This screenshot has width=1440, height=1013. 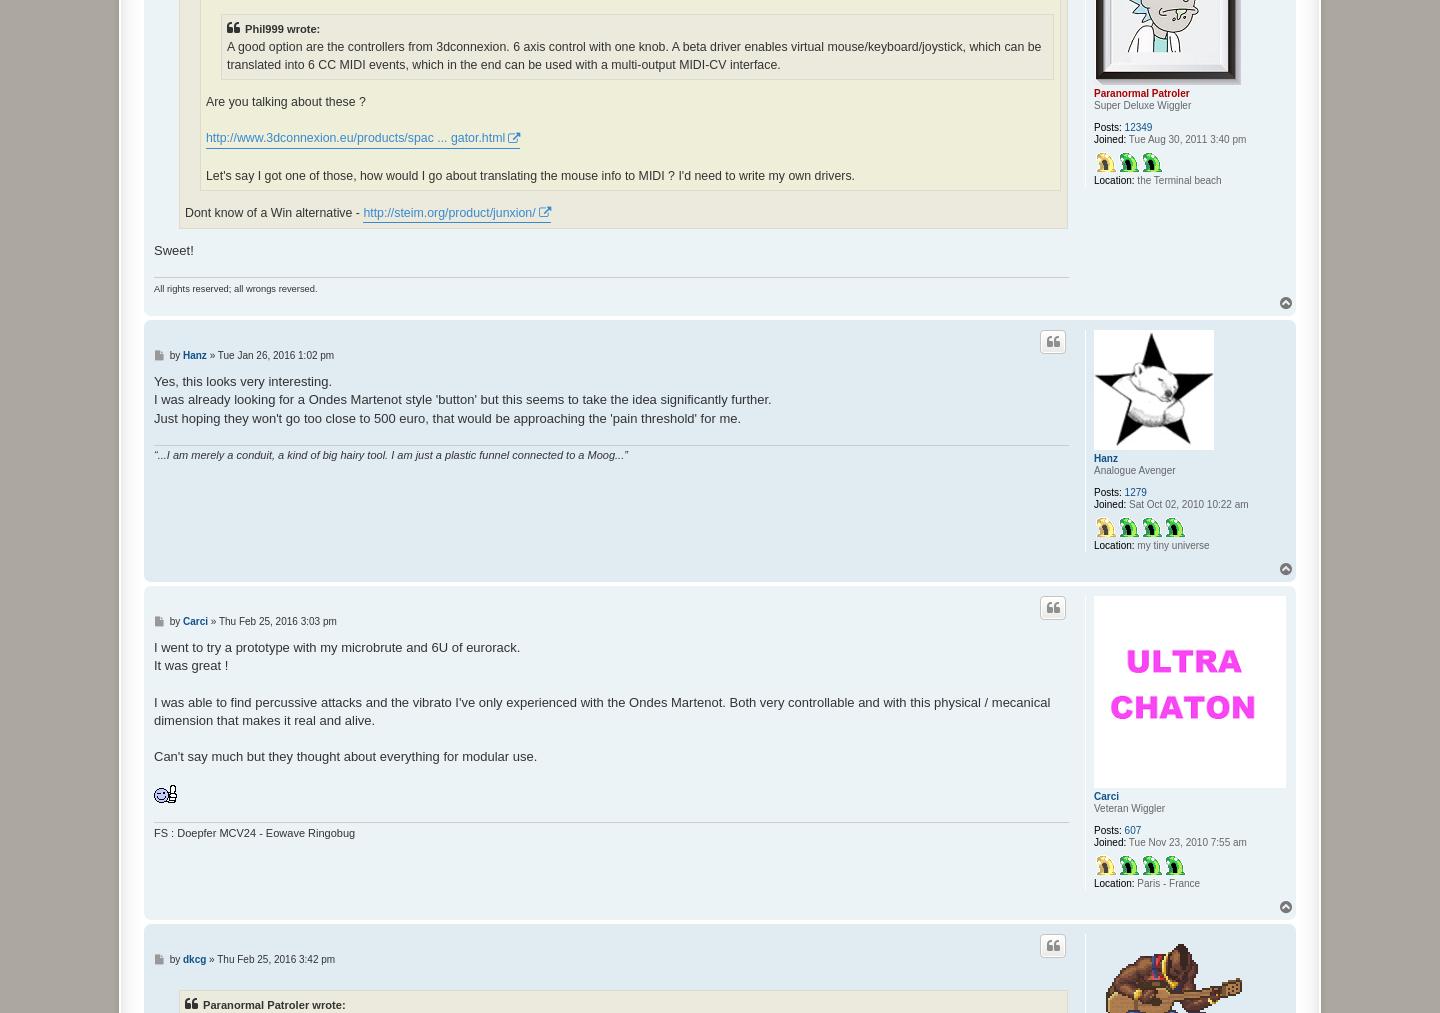 I want to click on 'dkcg', so click(x=182, y=959).